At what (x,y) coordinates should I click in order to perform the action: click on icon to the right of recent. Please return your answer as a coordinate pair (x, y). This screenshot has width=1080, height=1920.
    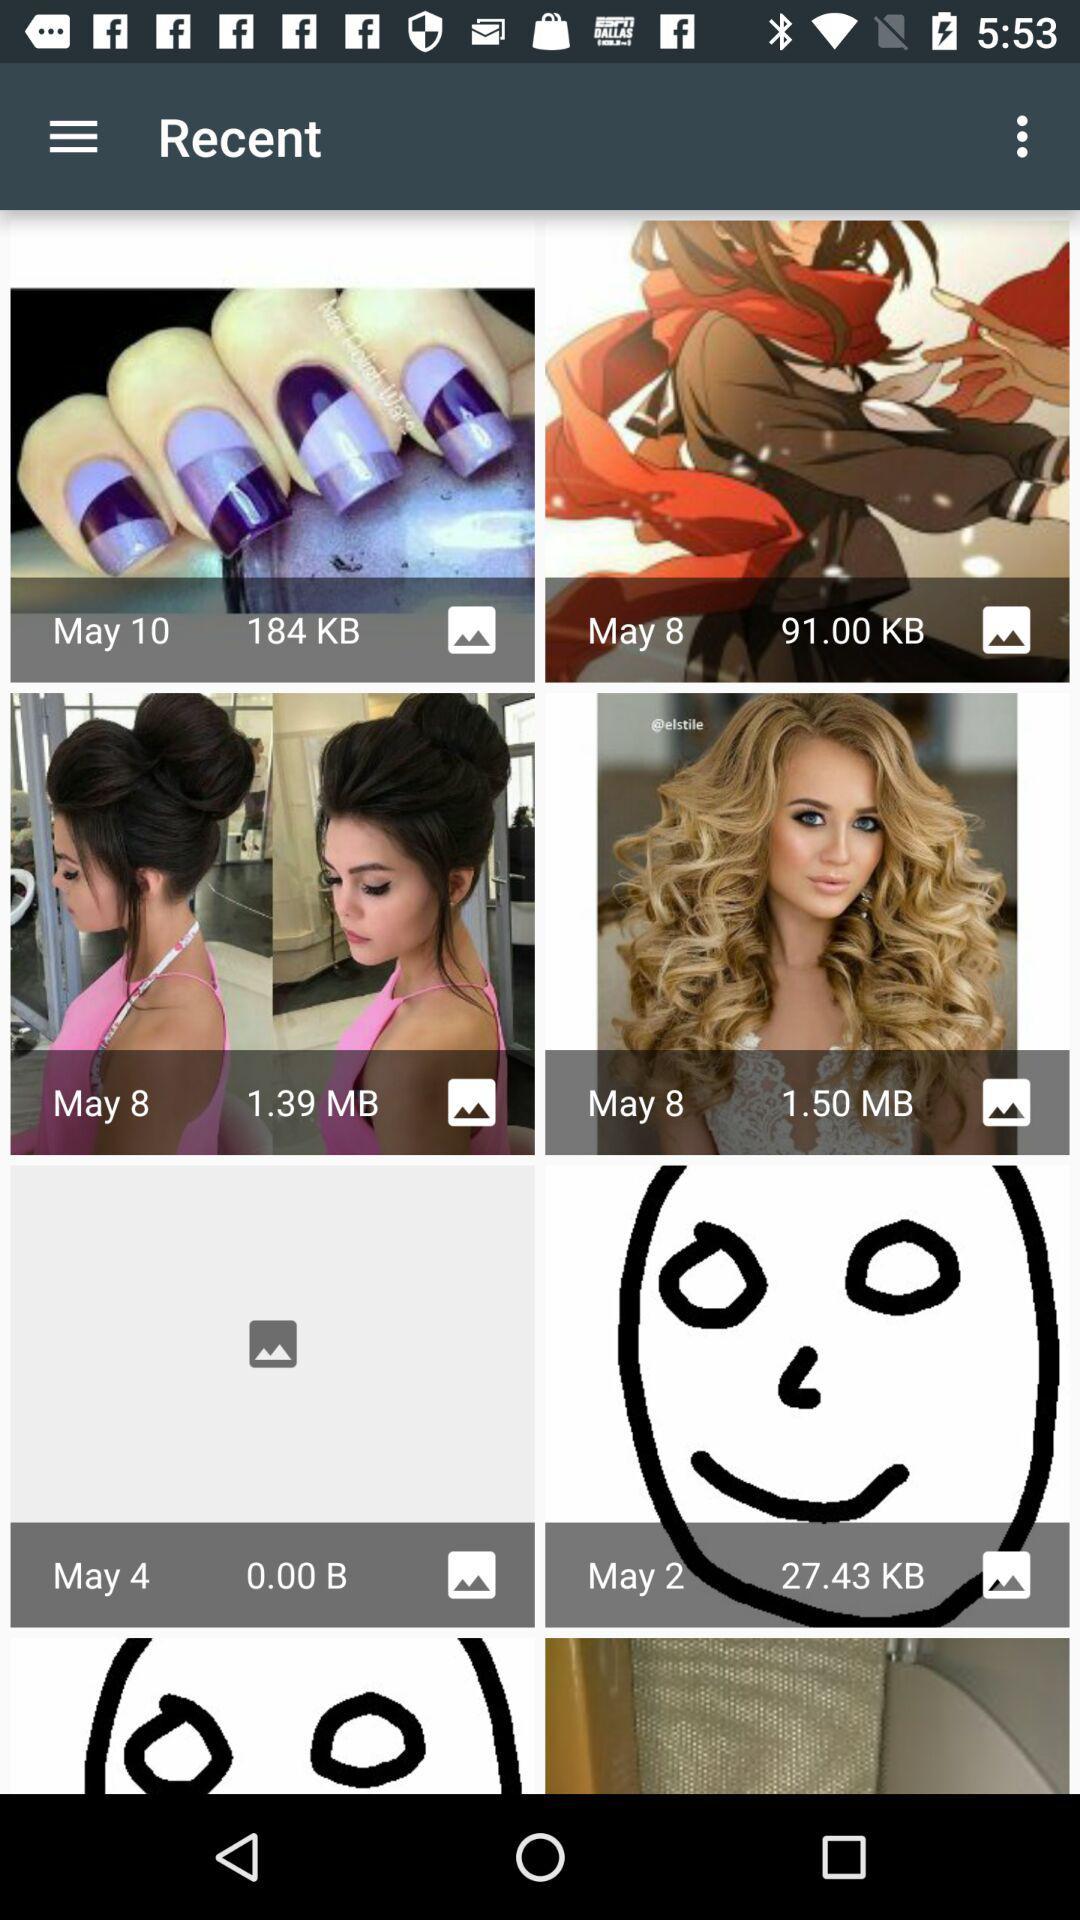
    Looking at the image, I should click on (1027, 135).